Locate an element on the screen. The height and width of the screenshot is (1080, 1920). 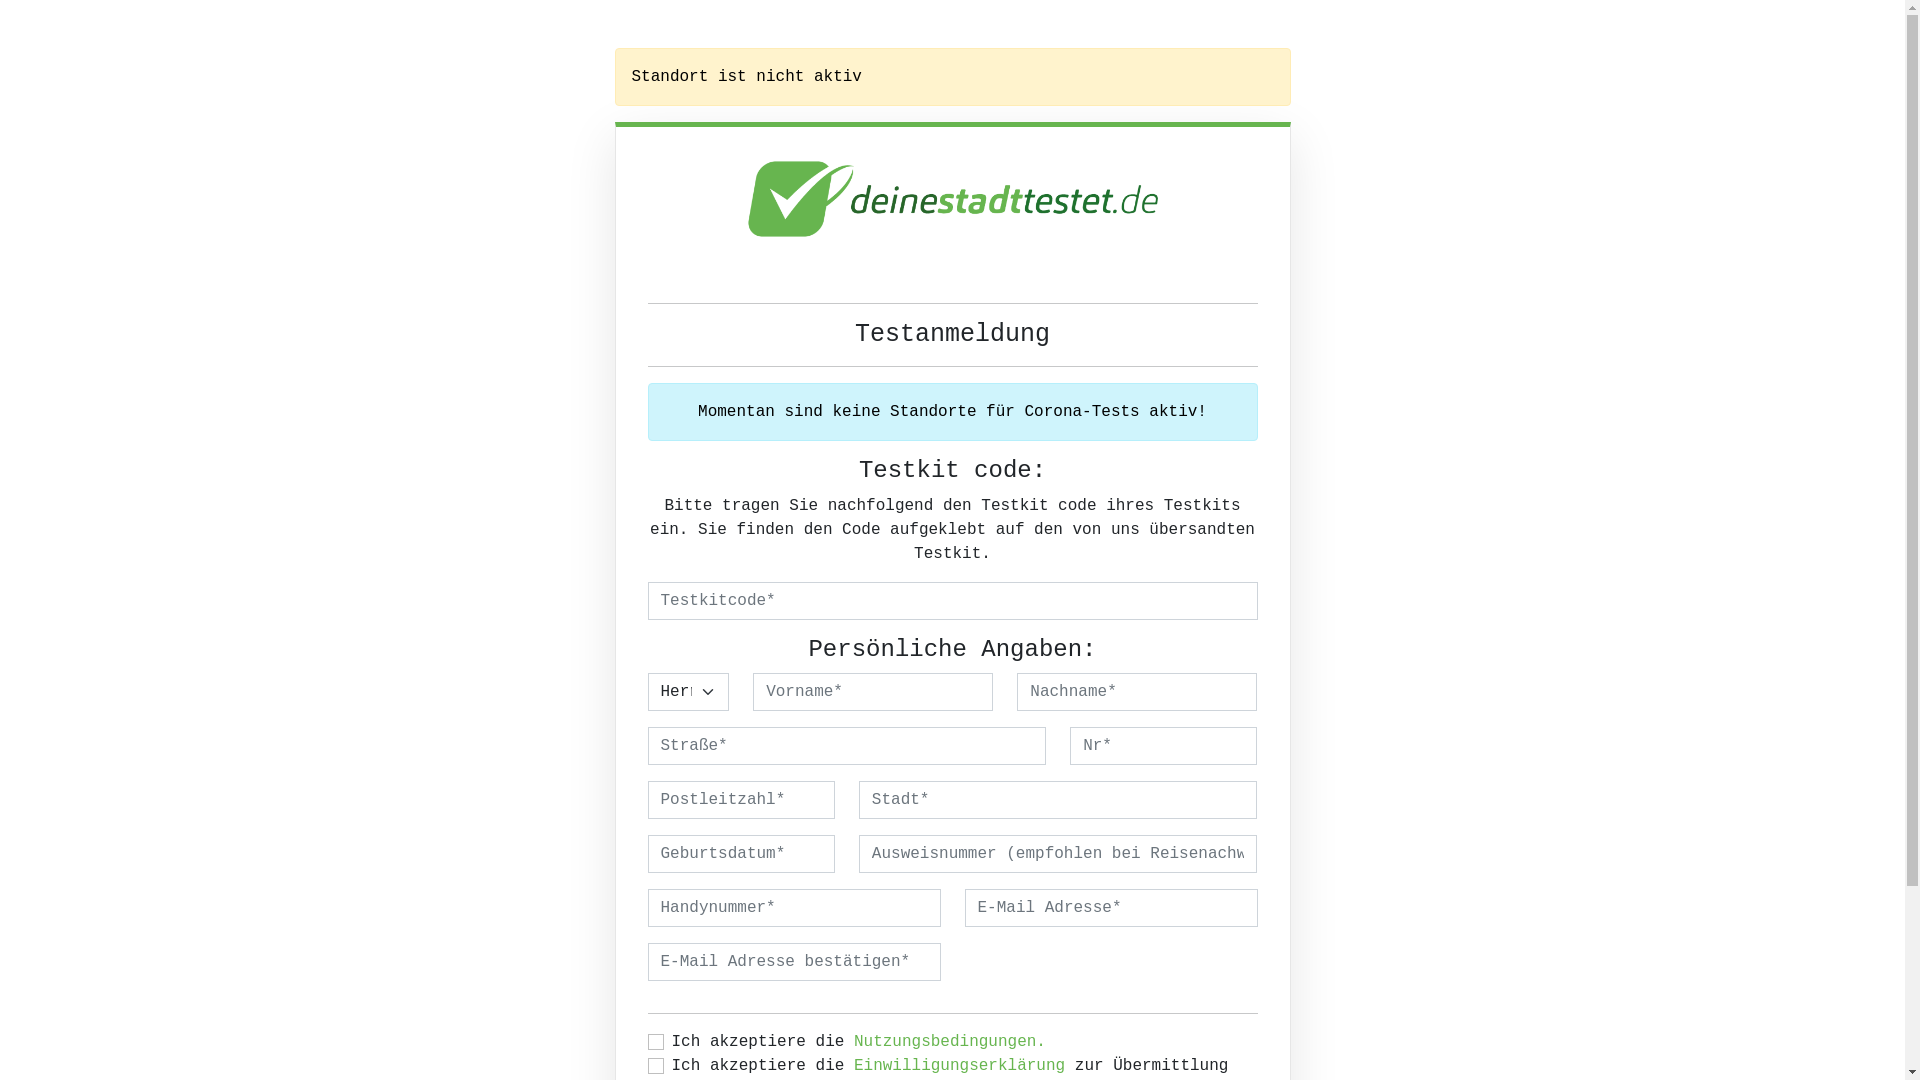
'Nutzungsbedingungen.' is located at coordinates (949, 1040).